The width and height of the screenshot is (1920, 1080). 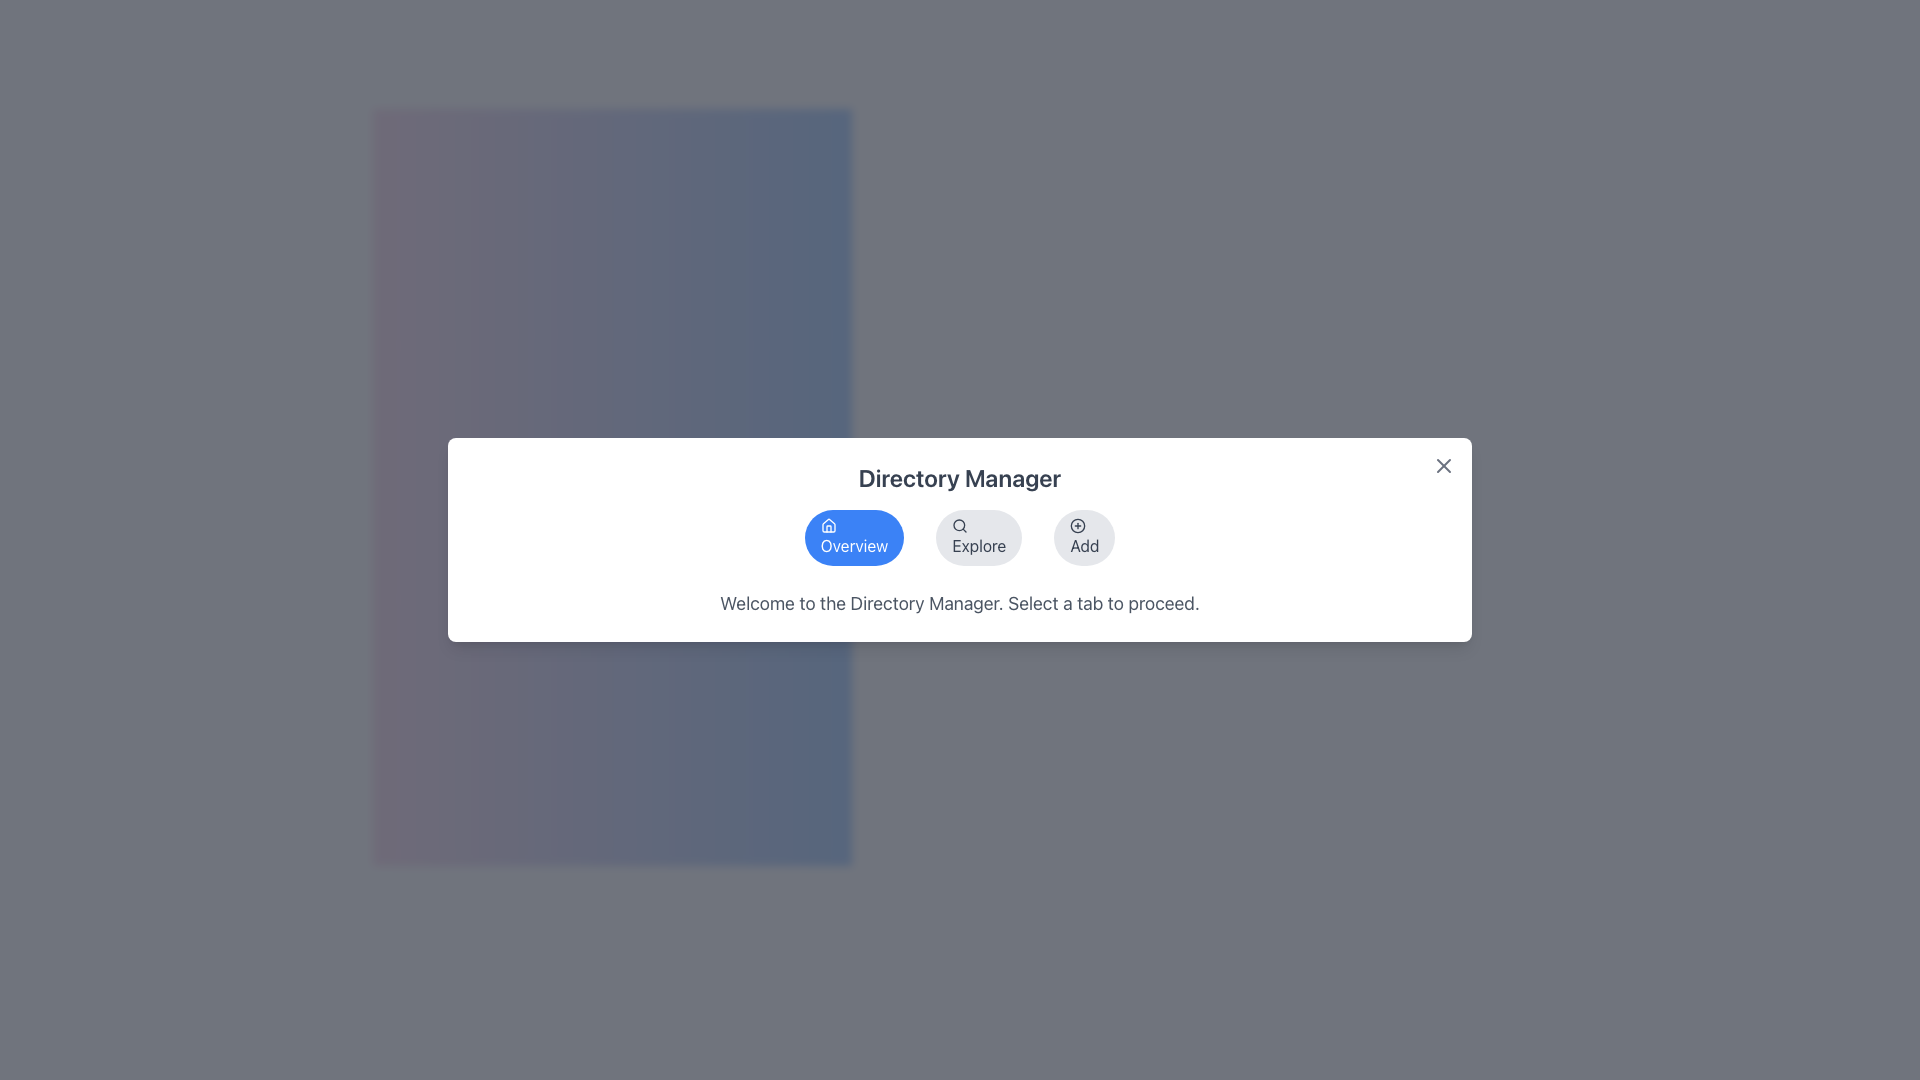 I want to click on the 'Overview' navigation button in the 'Directory Manager' modal to visualize its hover effects, so click(x=854, y=536).